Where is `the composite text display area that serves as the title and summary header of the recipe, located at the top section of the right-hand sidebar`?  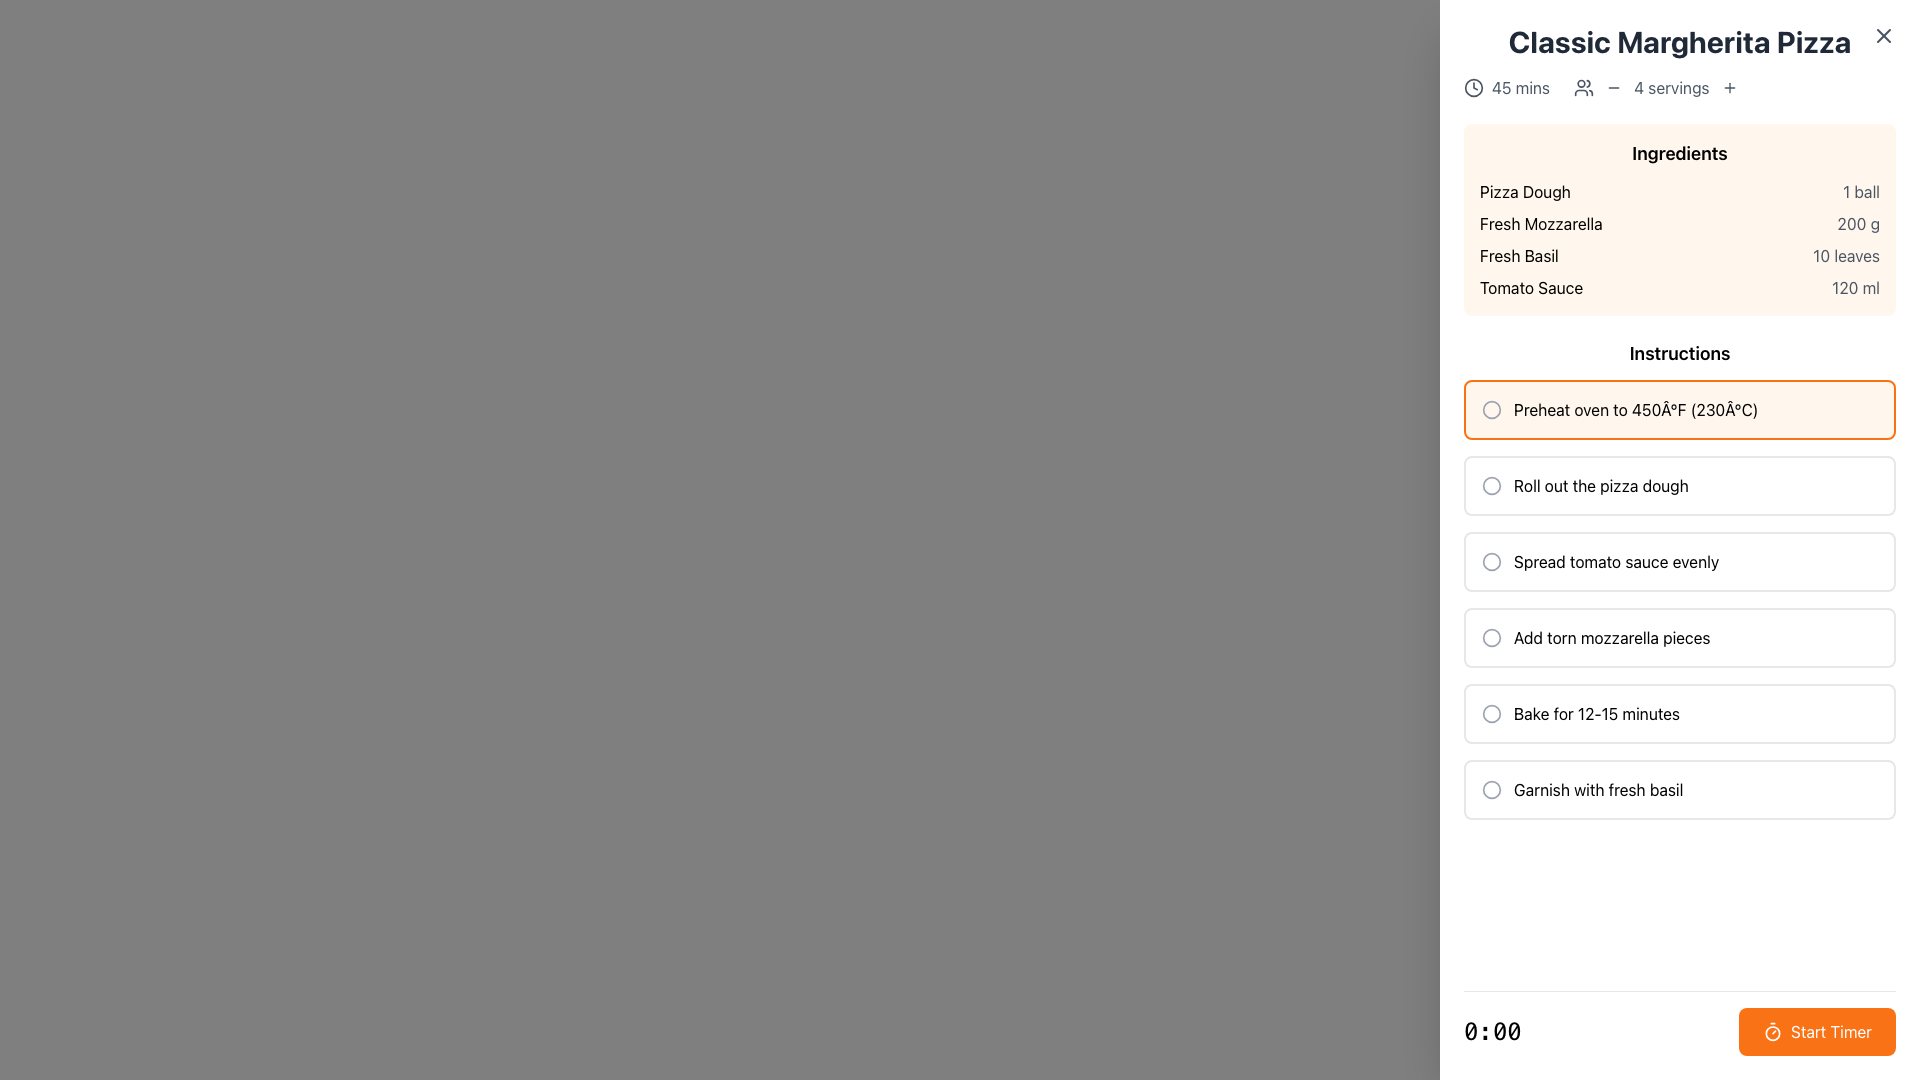 the composite text display area that serves as the title and summary header of the recipe, located at the top section of the right-hand sidebar is located at coordinates (1680, 60).